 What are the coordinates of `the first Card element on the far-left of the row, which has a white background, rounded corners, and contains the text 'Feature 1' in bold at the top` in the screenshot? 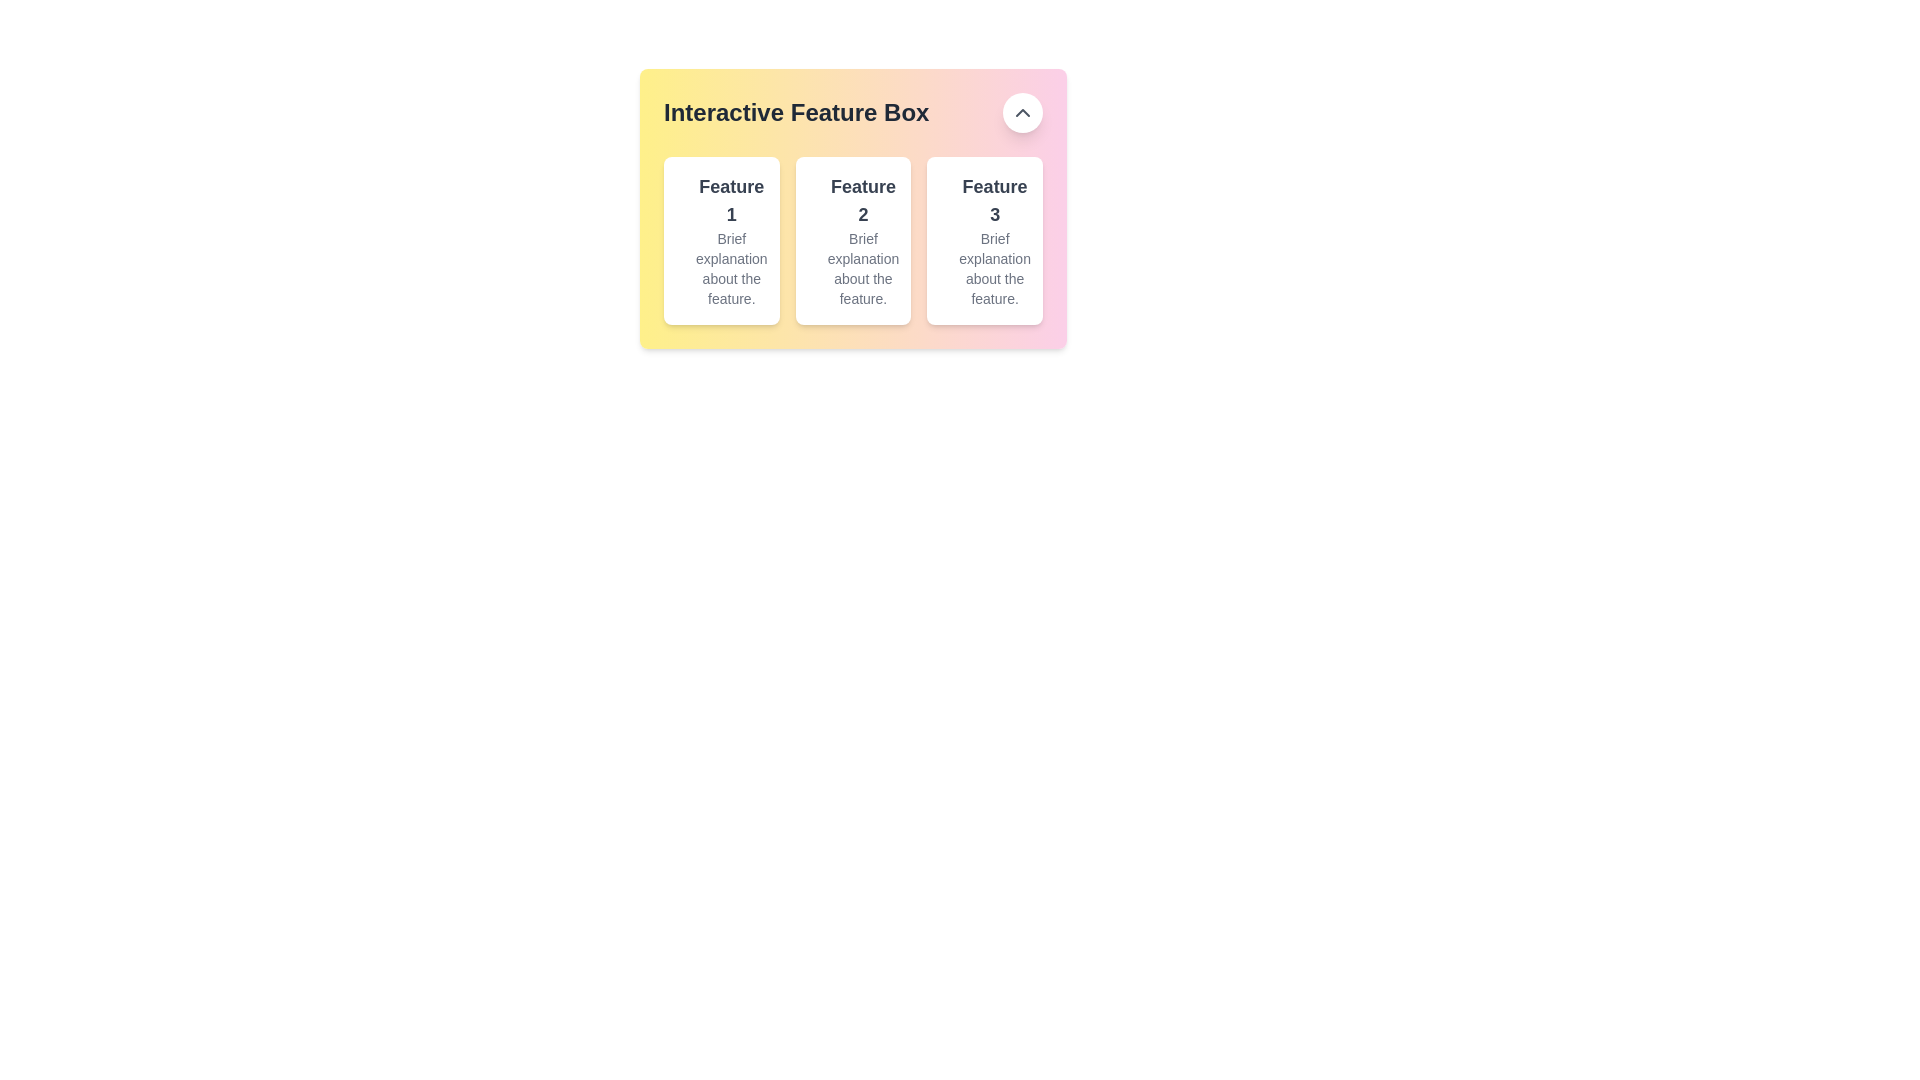 It's located at (720, 239).